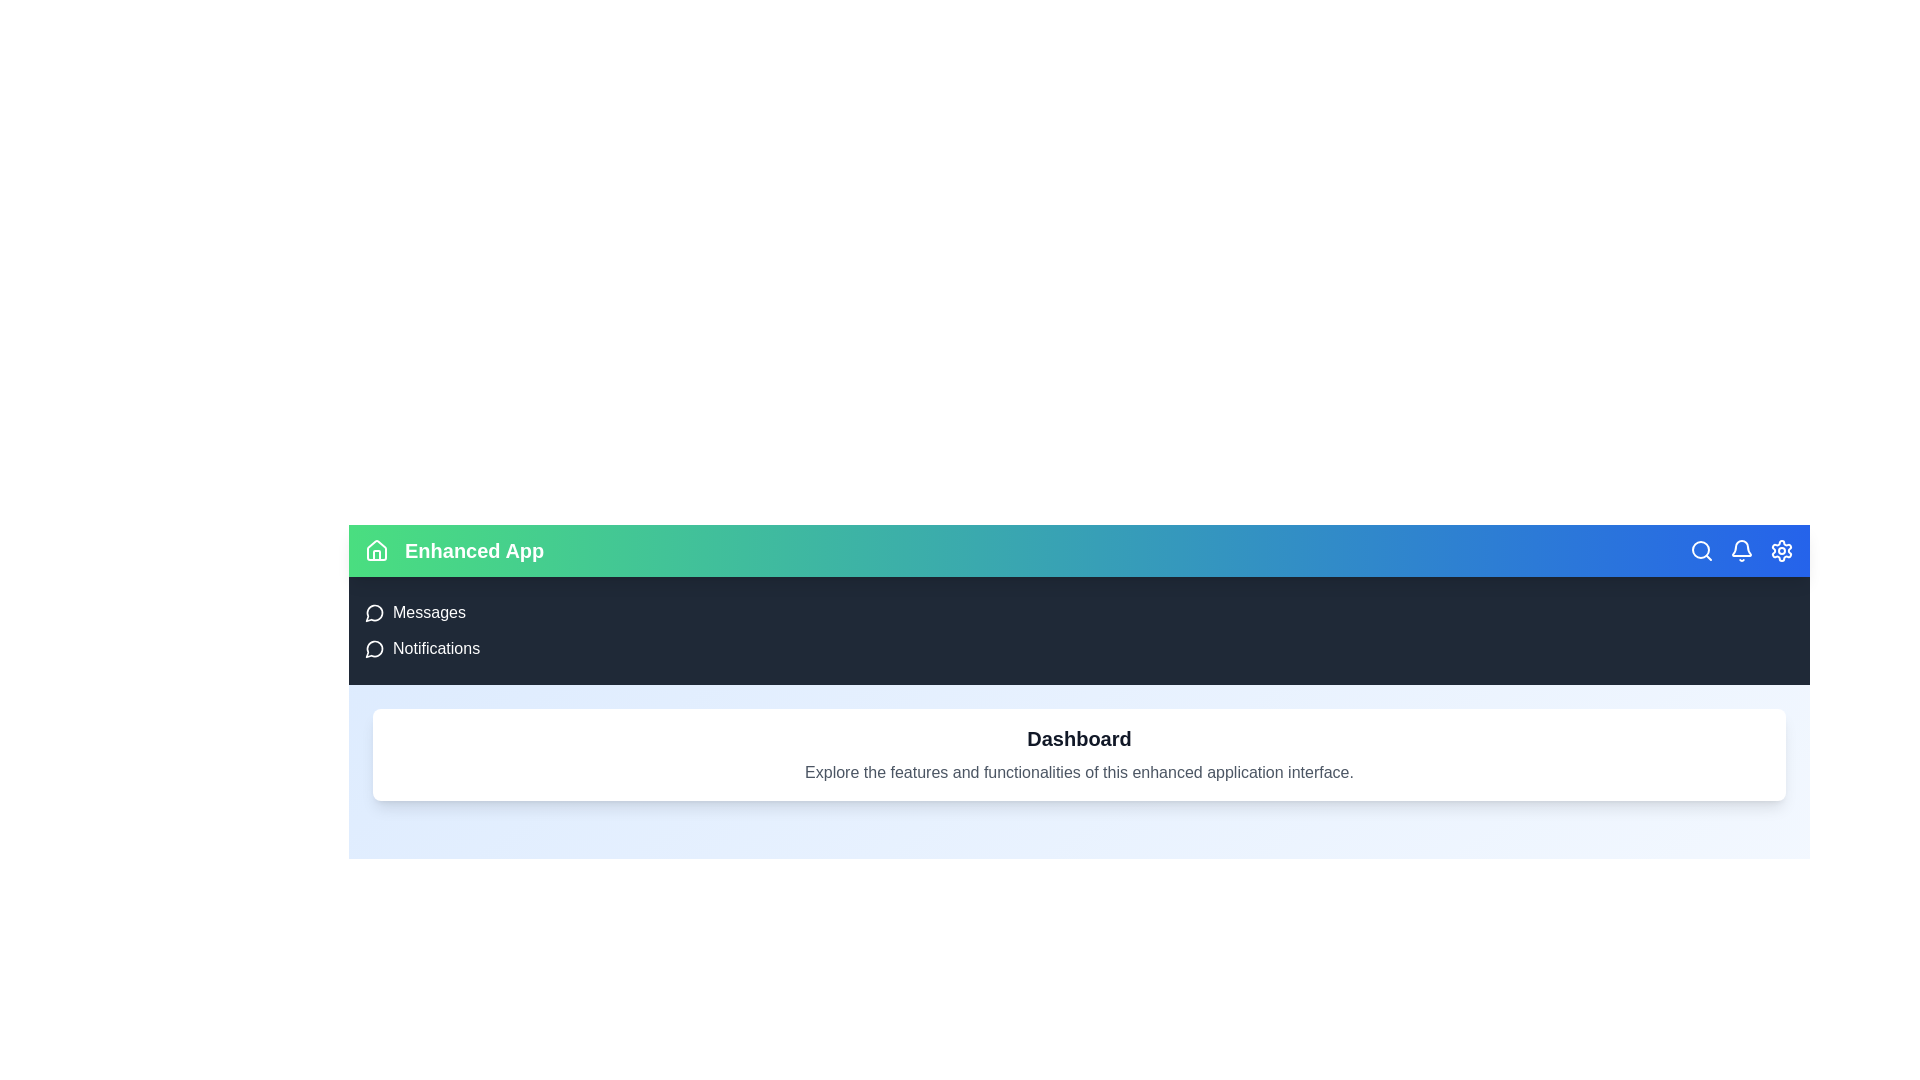 The height and width of the screenshot is (1080, 1920). Describe the element at coordinates (377, 612) in the screenshot. I see `the menu option Messages from the navigation bar` at that location.